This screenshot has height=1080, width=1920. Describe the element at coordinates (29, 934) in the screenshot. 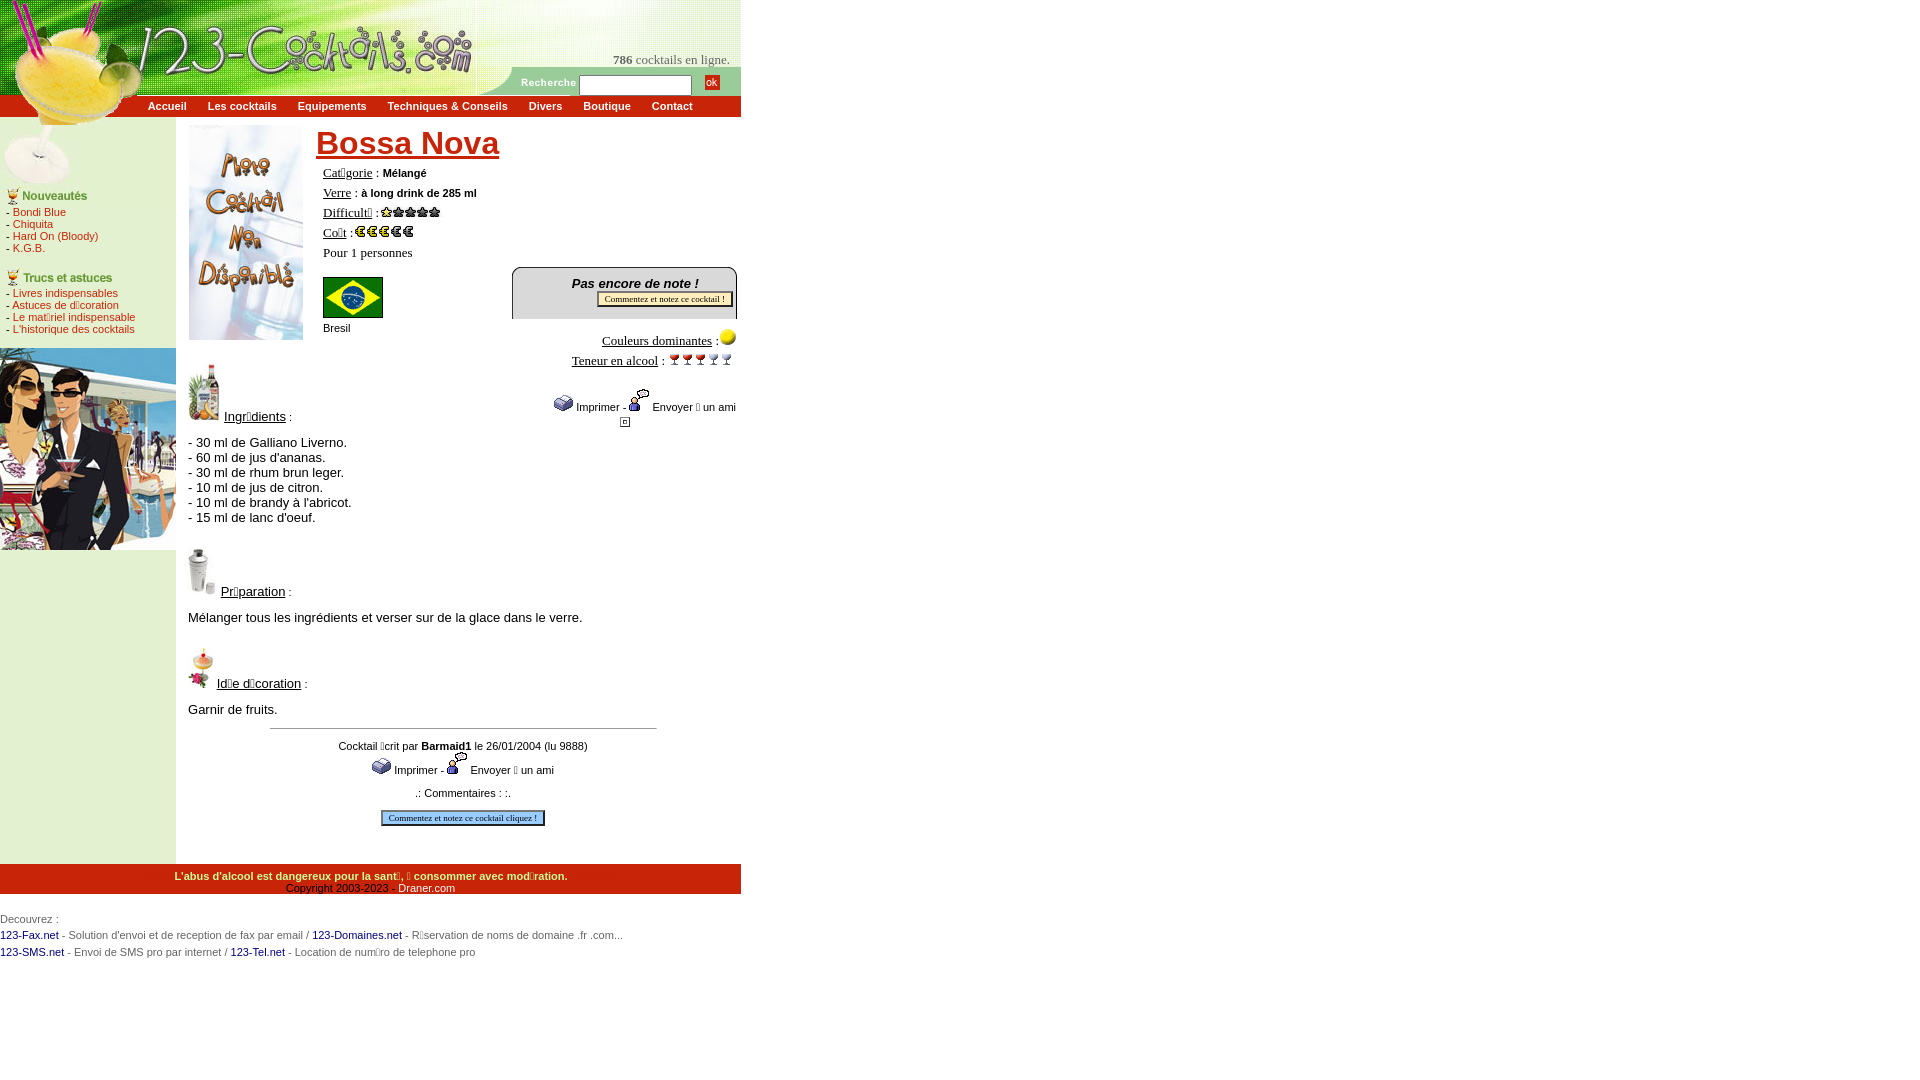

I see `'123-Fax.net'` at that location.